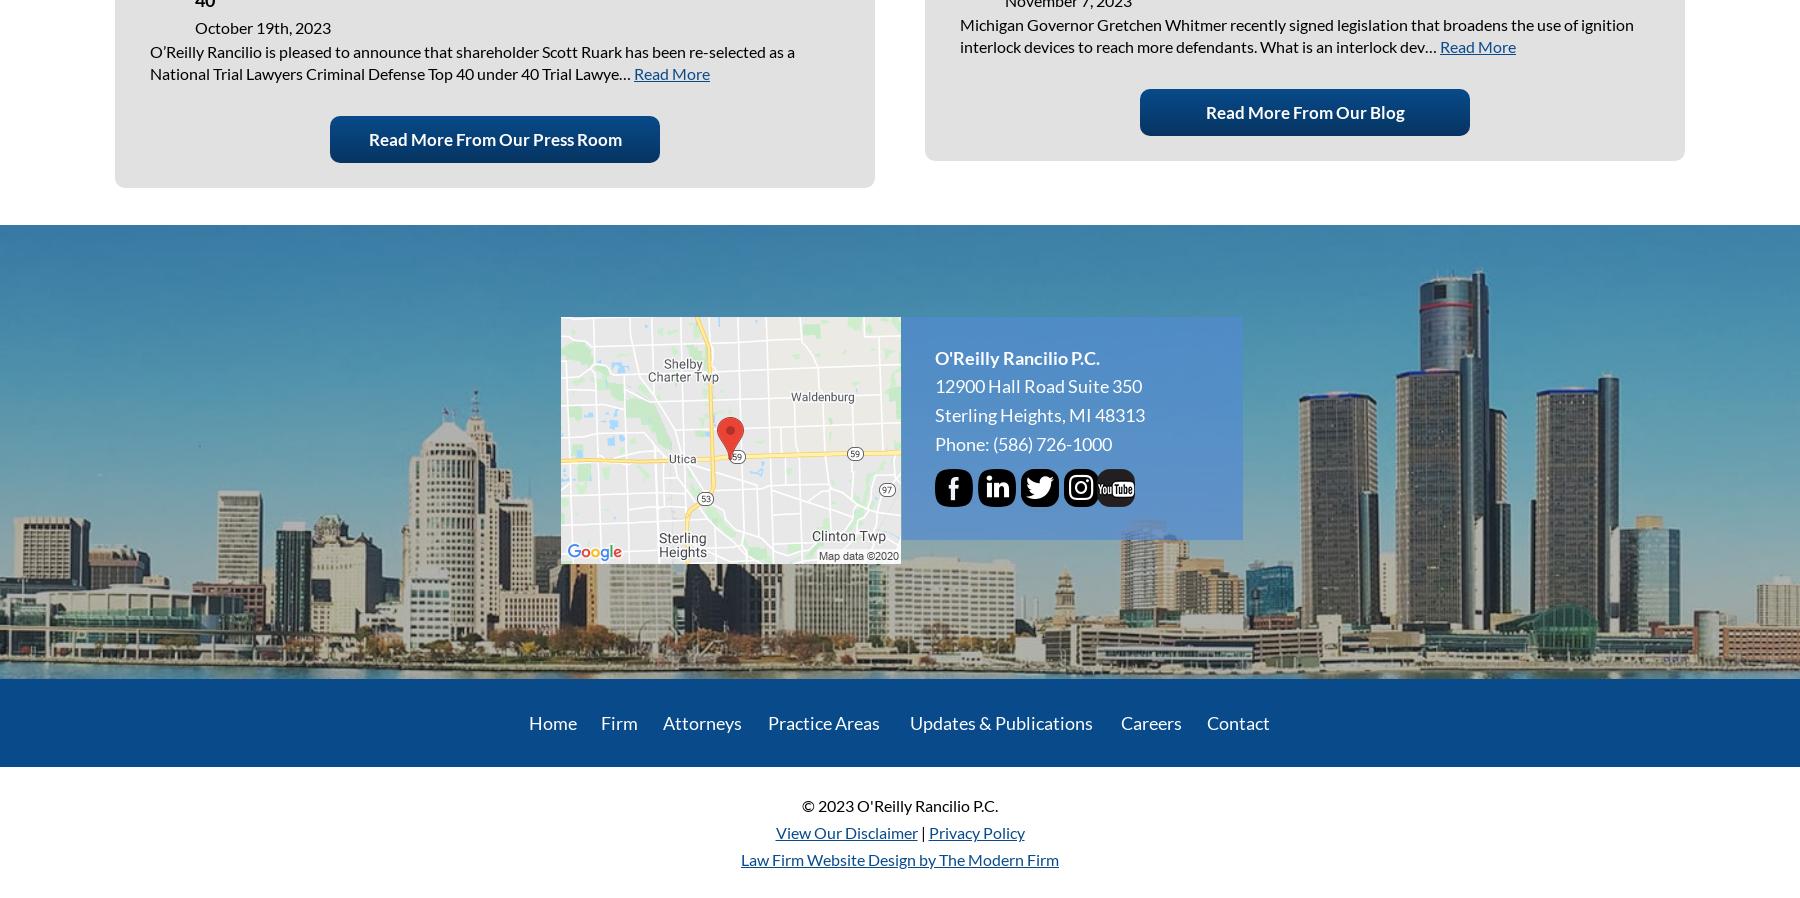 The height and width of the screenshot is (898, 1800). What do you see at coordinates (700, 721) in the screenshot?
I see `'Attorneys'` at bounding box center [700, 721].